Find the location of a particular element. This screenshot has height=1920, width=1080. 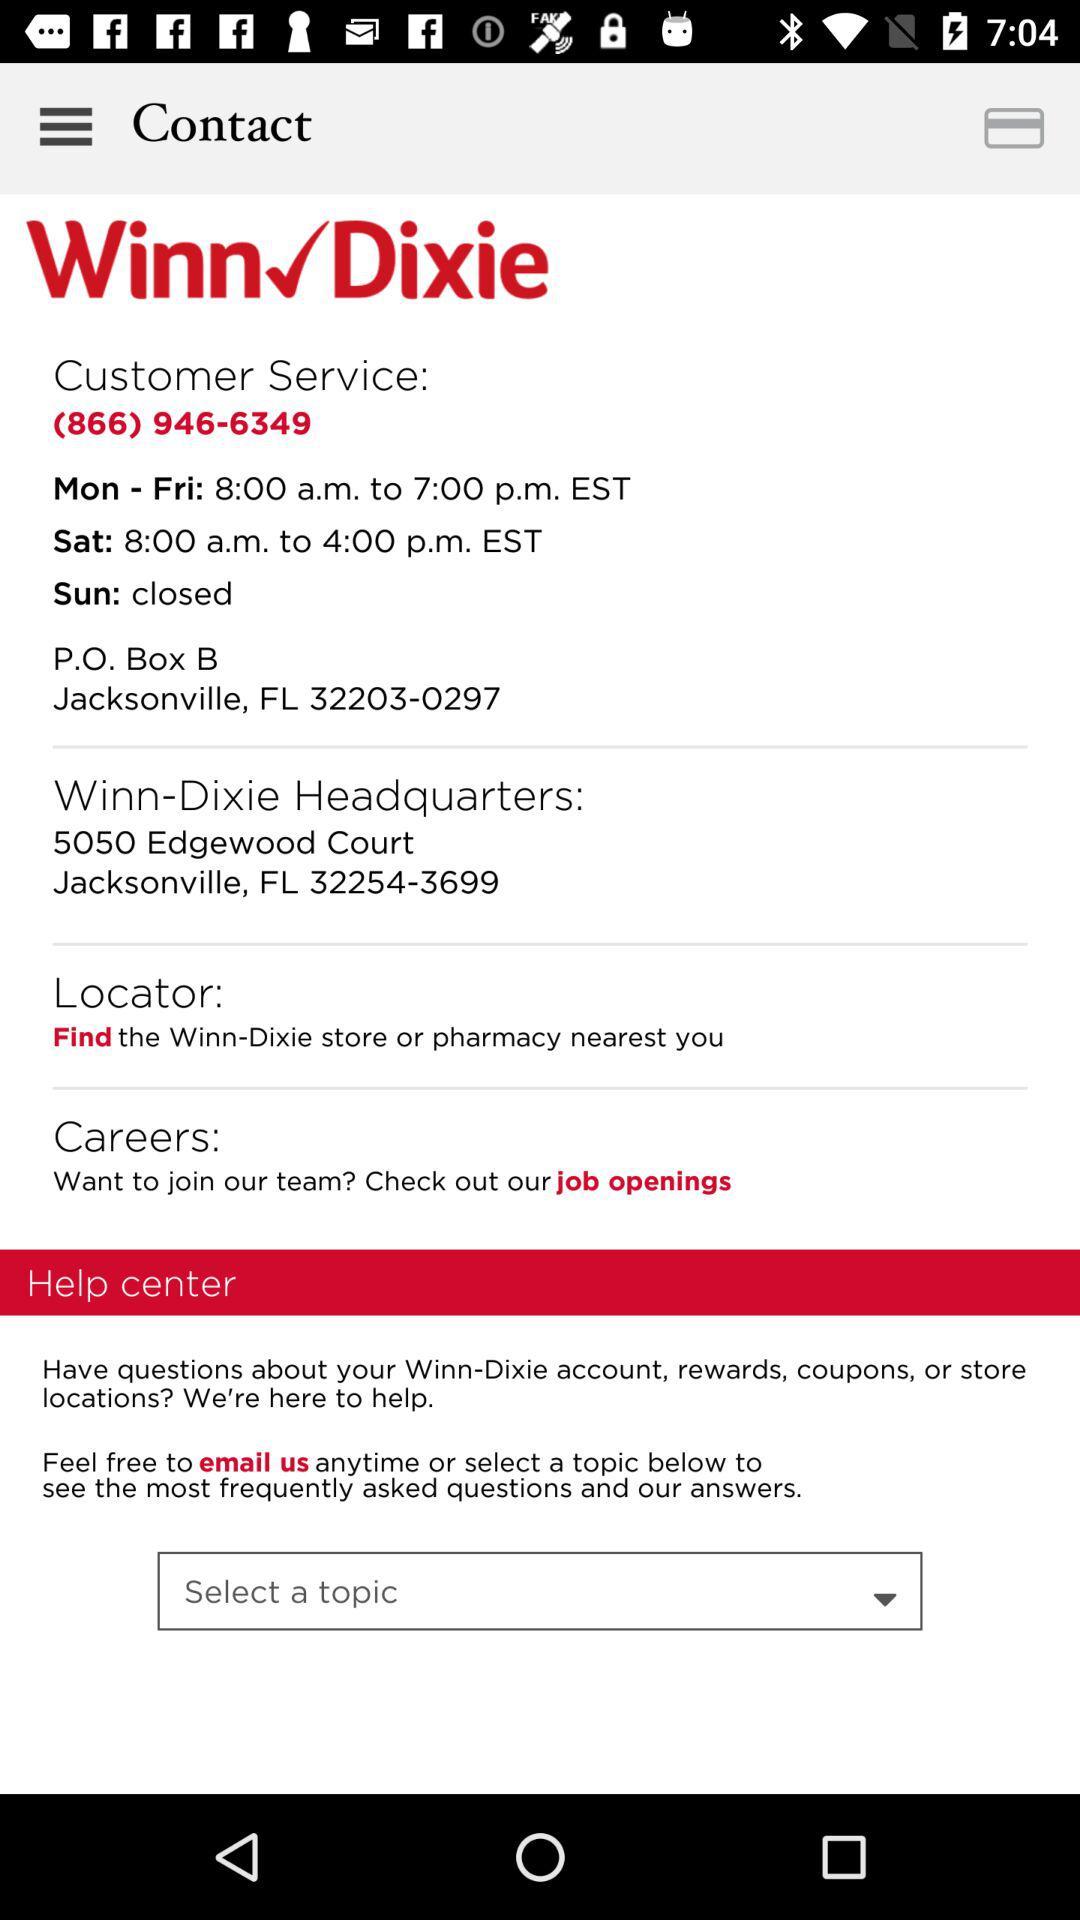

feel free to icon is located at coordinates (117, 1461).